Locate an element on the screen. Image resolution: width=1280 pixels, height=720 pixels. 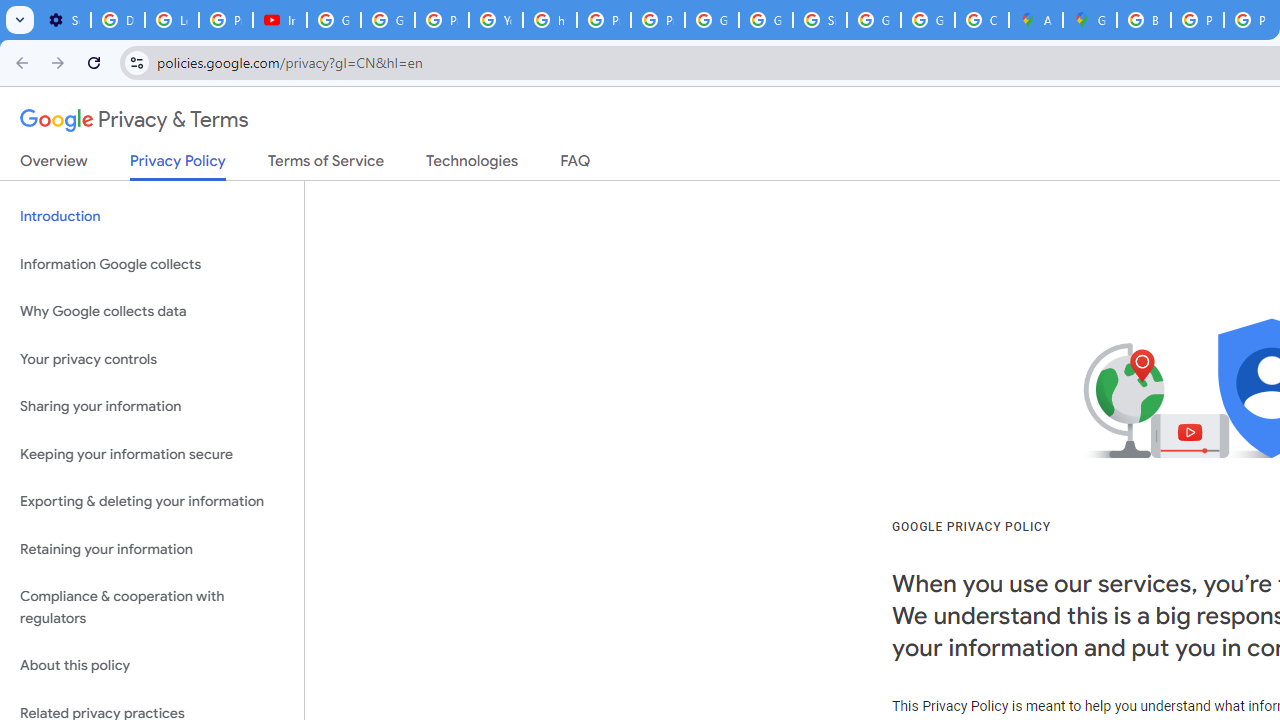
'Sharing your information' is located at coordinates (151, 406).